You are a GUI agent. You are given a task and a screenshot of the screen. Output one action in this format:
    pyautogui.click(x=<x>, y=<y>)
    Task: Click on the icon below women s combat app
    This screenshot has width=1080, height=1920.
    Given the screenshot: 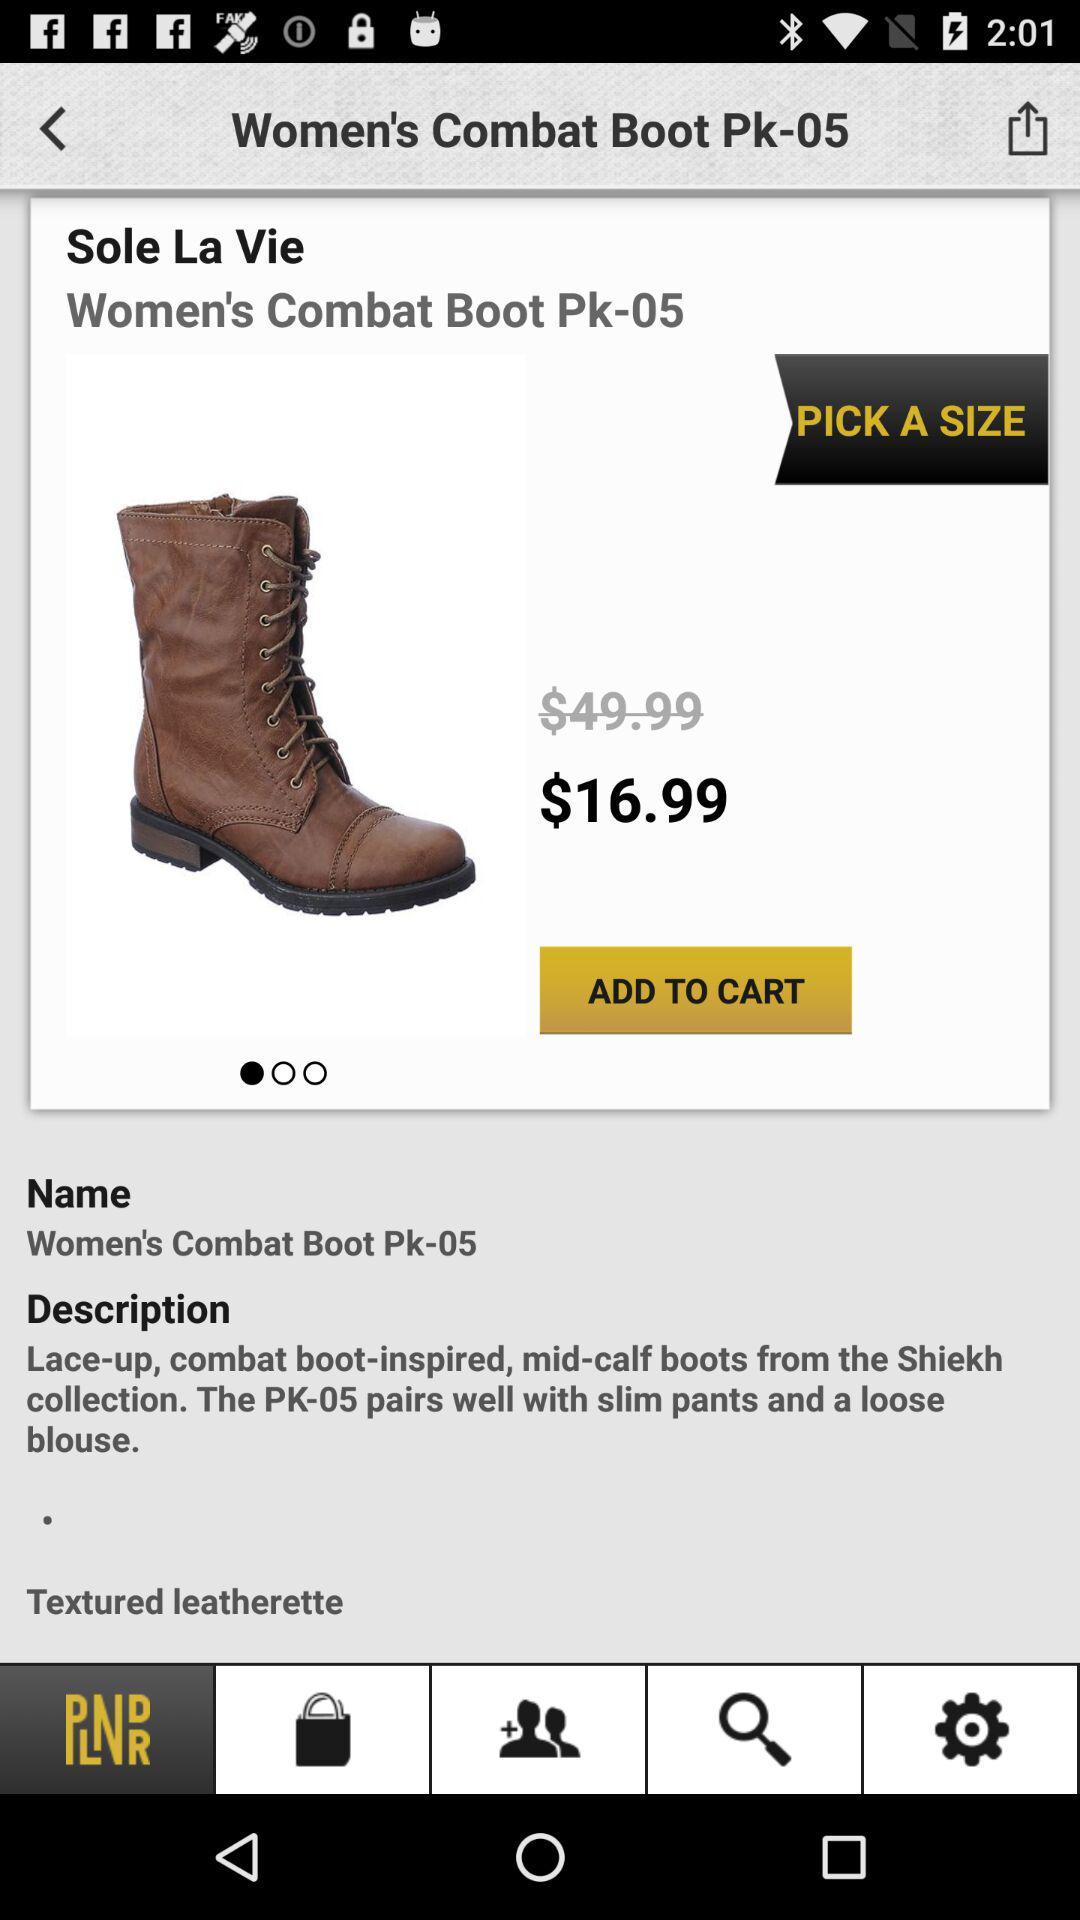 What is the action you would take?
    pyautogui.click(x=910, y=418)
    